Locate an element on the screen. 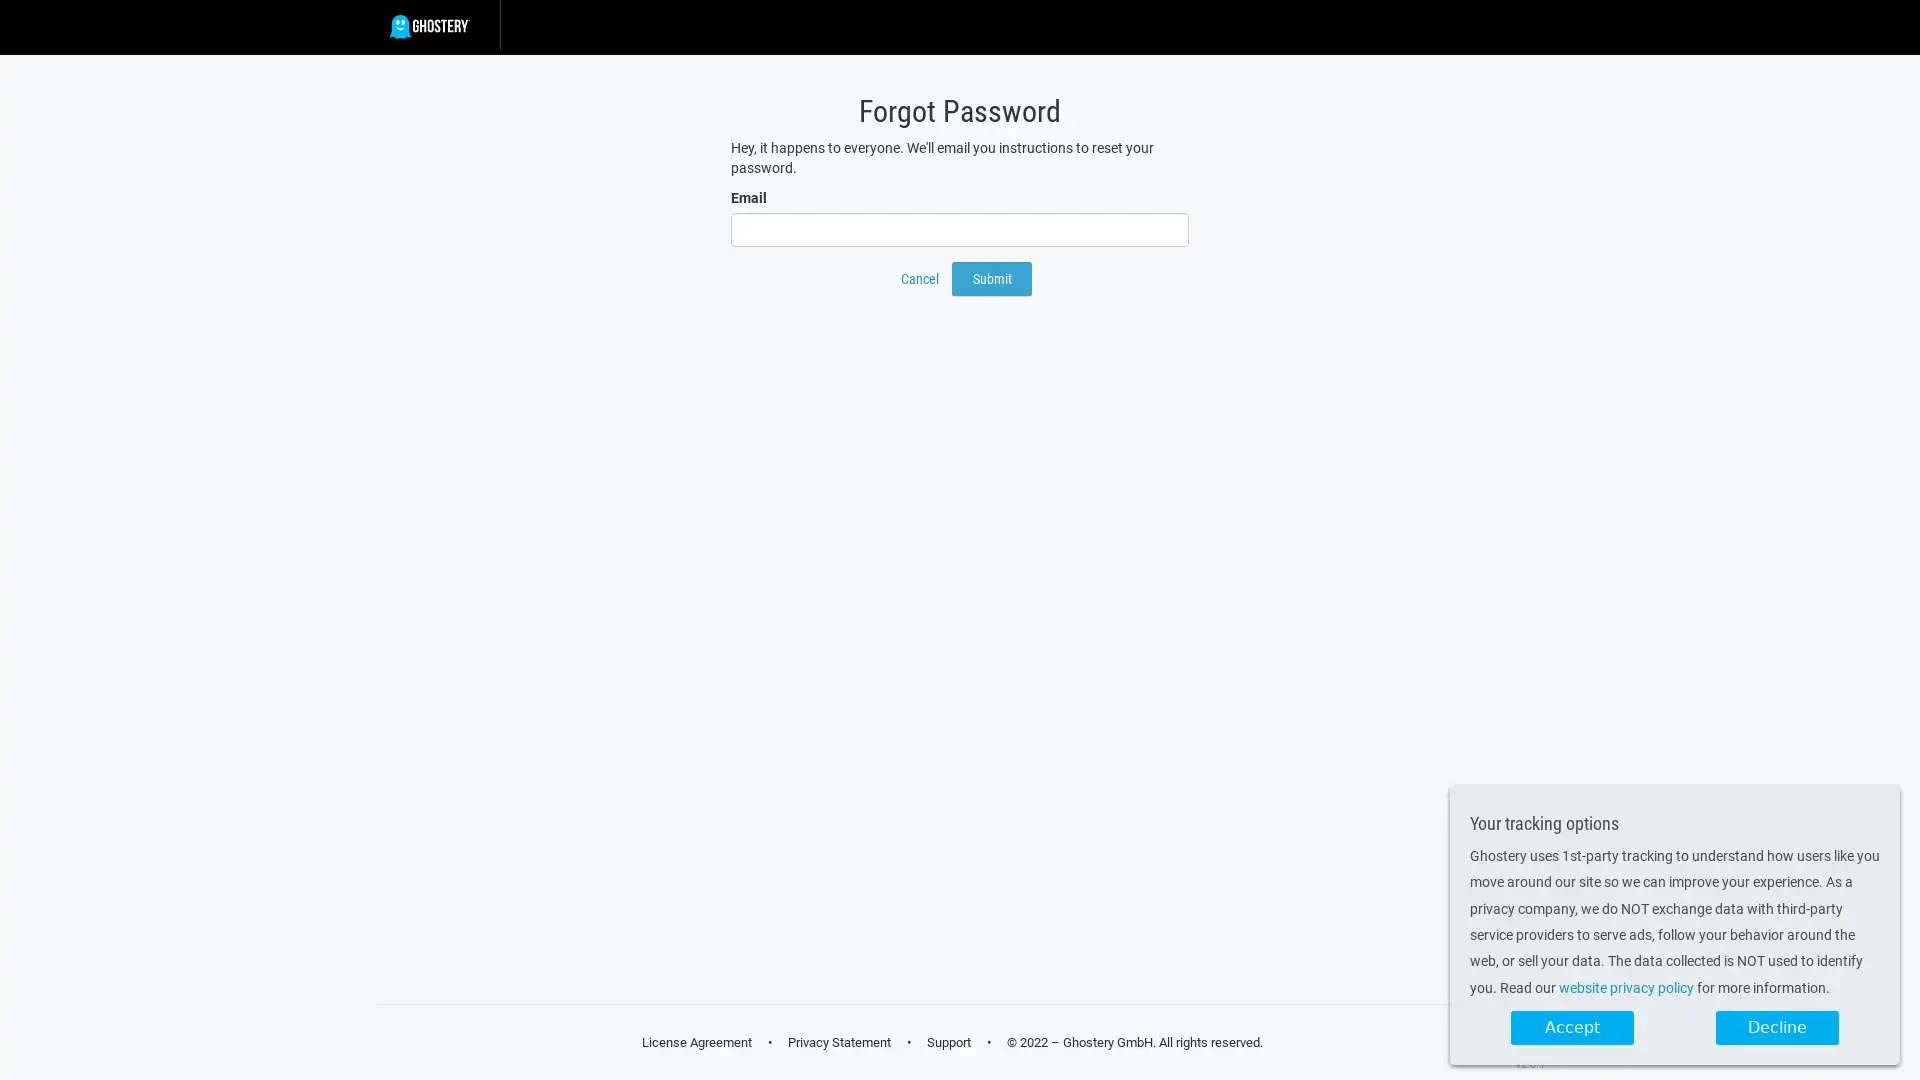 This screenshot has width=1920, height=1080. Accept is located at coordinates (1571, 1028).